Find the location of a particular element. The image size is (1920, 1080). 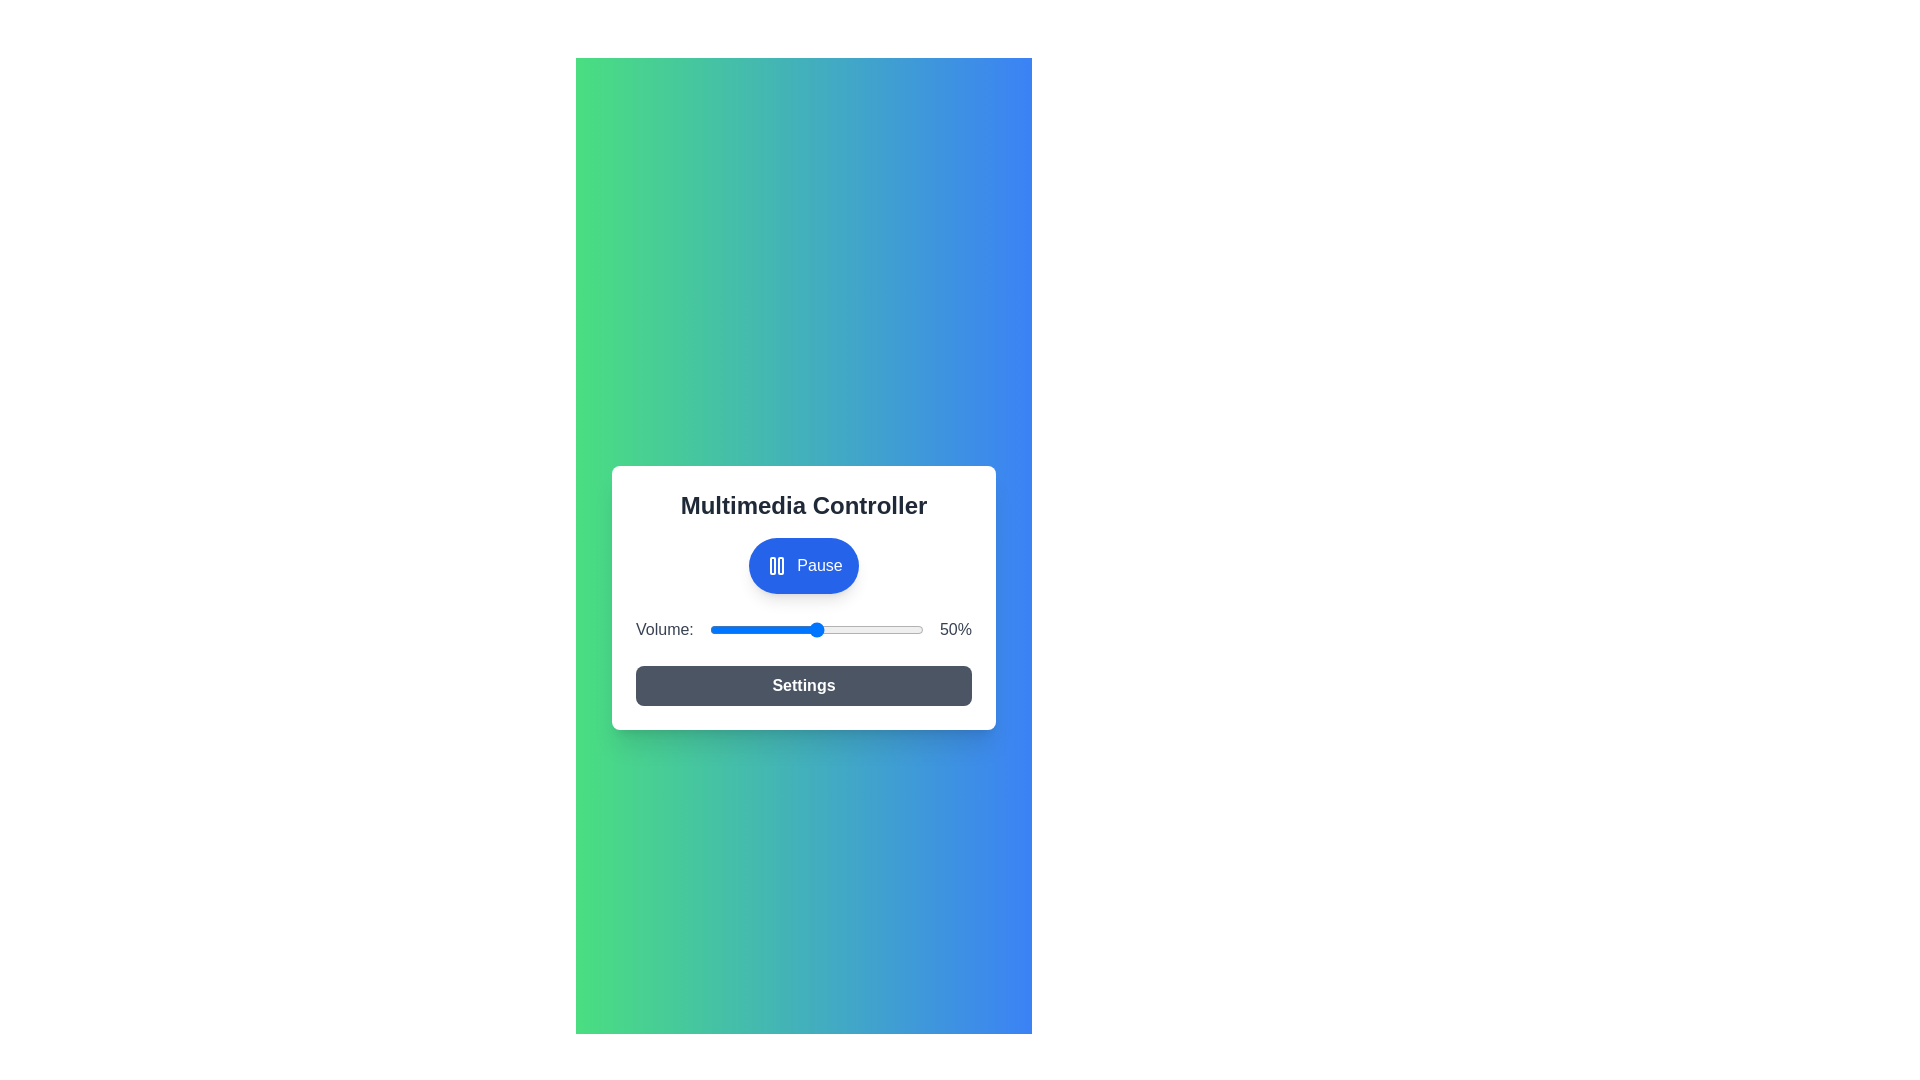

the volume is located at coordinates (775, 628).